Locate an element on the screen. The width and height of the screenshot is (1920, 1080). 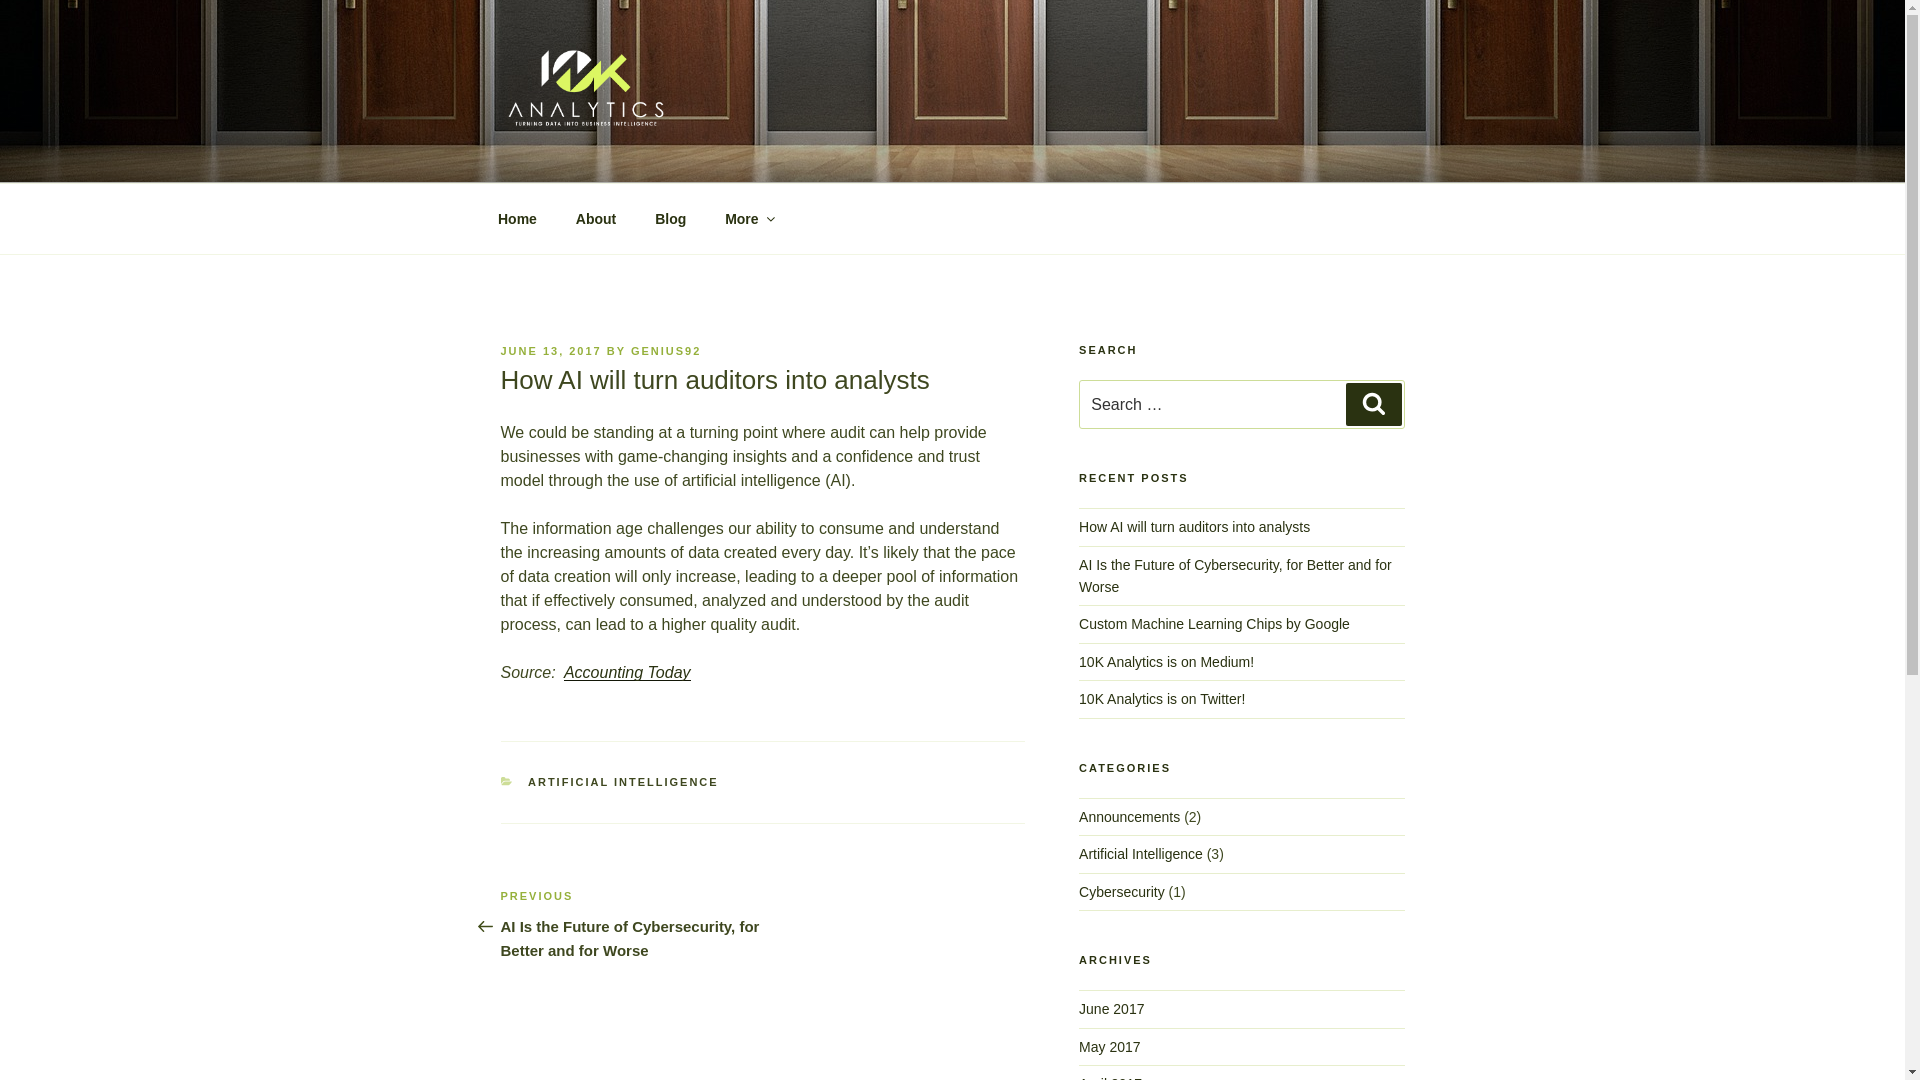
'JUNE 13, 2017' is located at coordinates (550, 350).